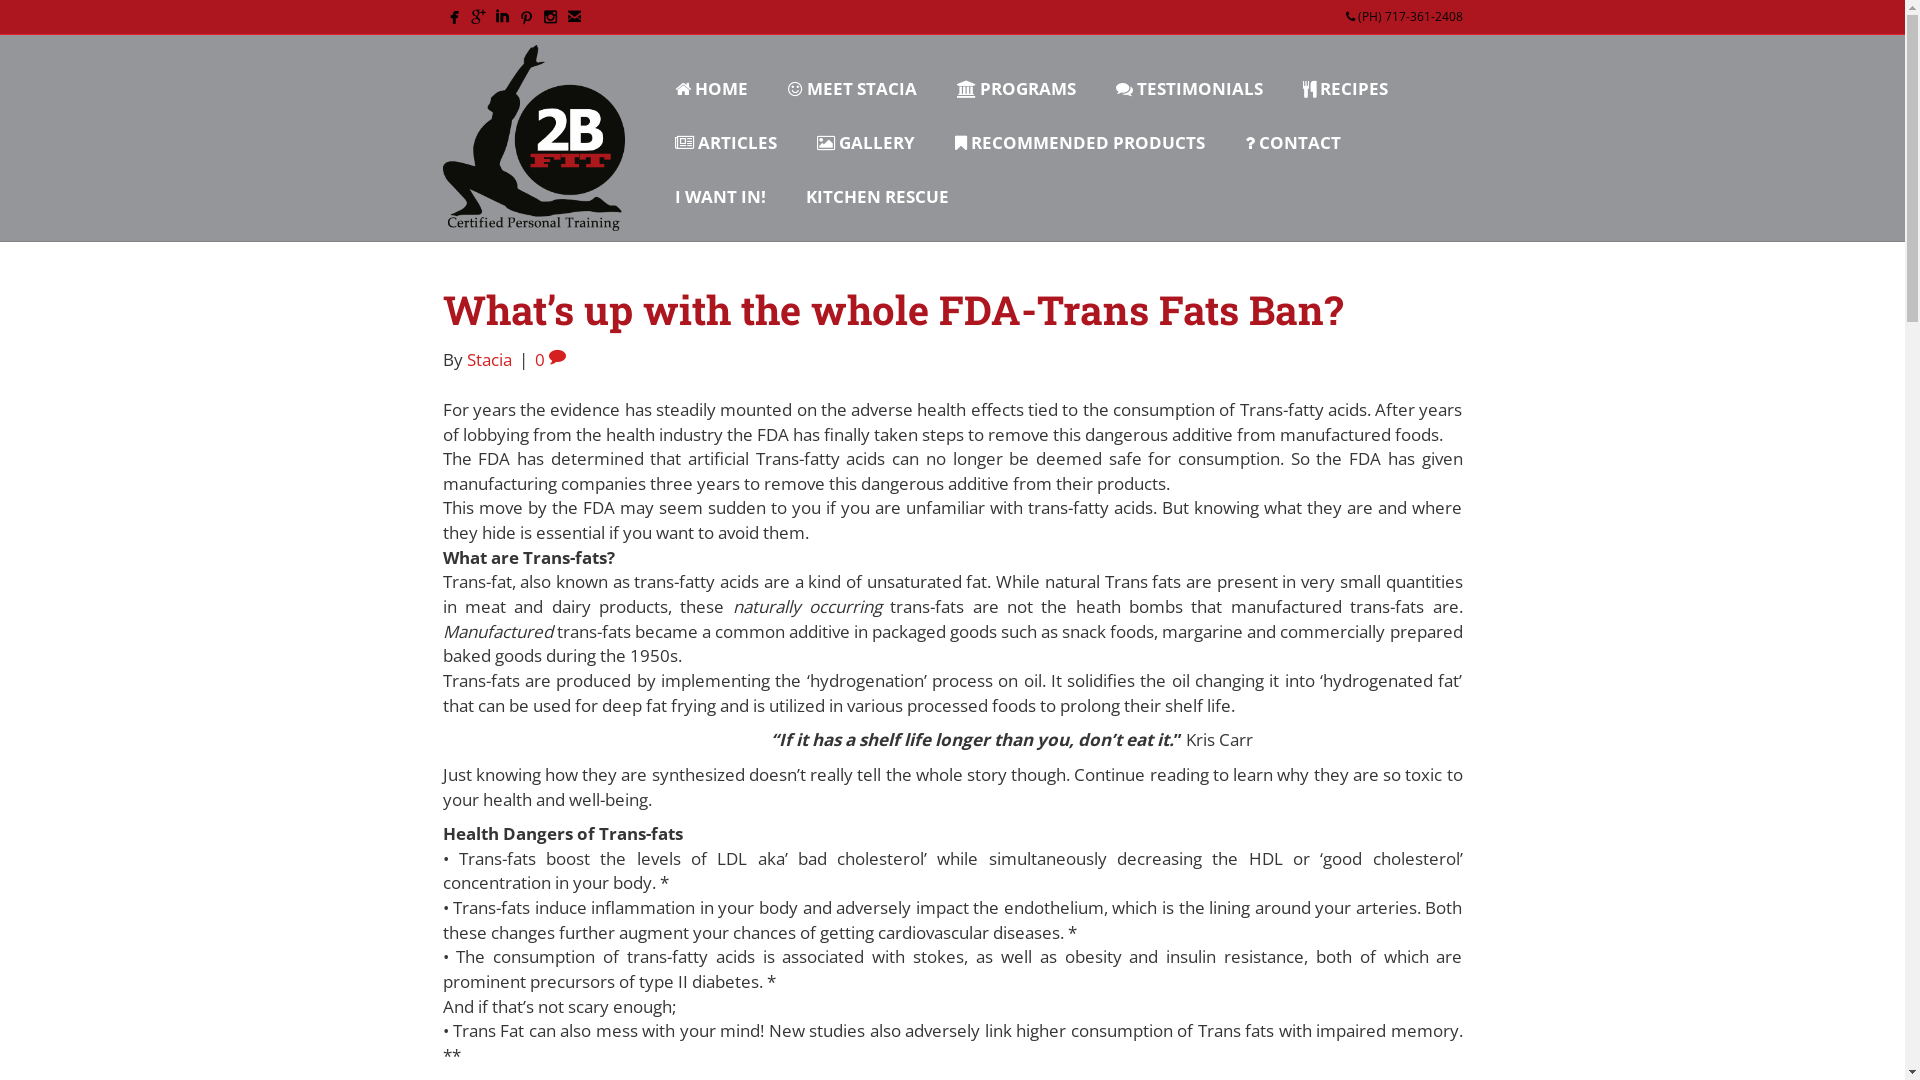 The image size is (1920, 1080). I want to click on 'Stacia', so click(488, 358).